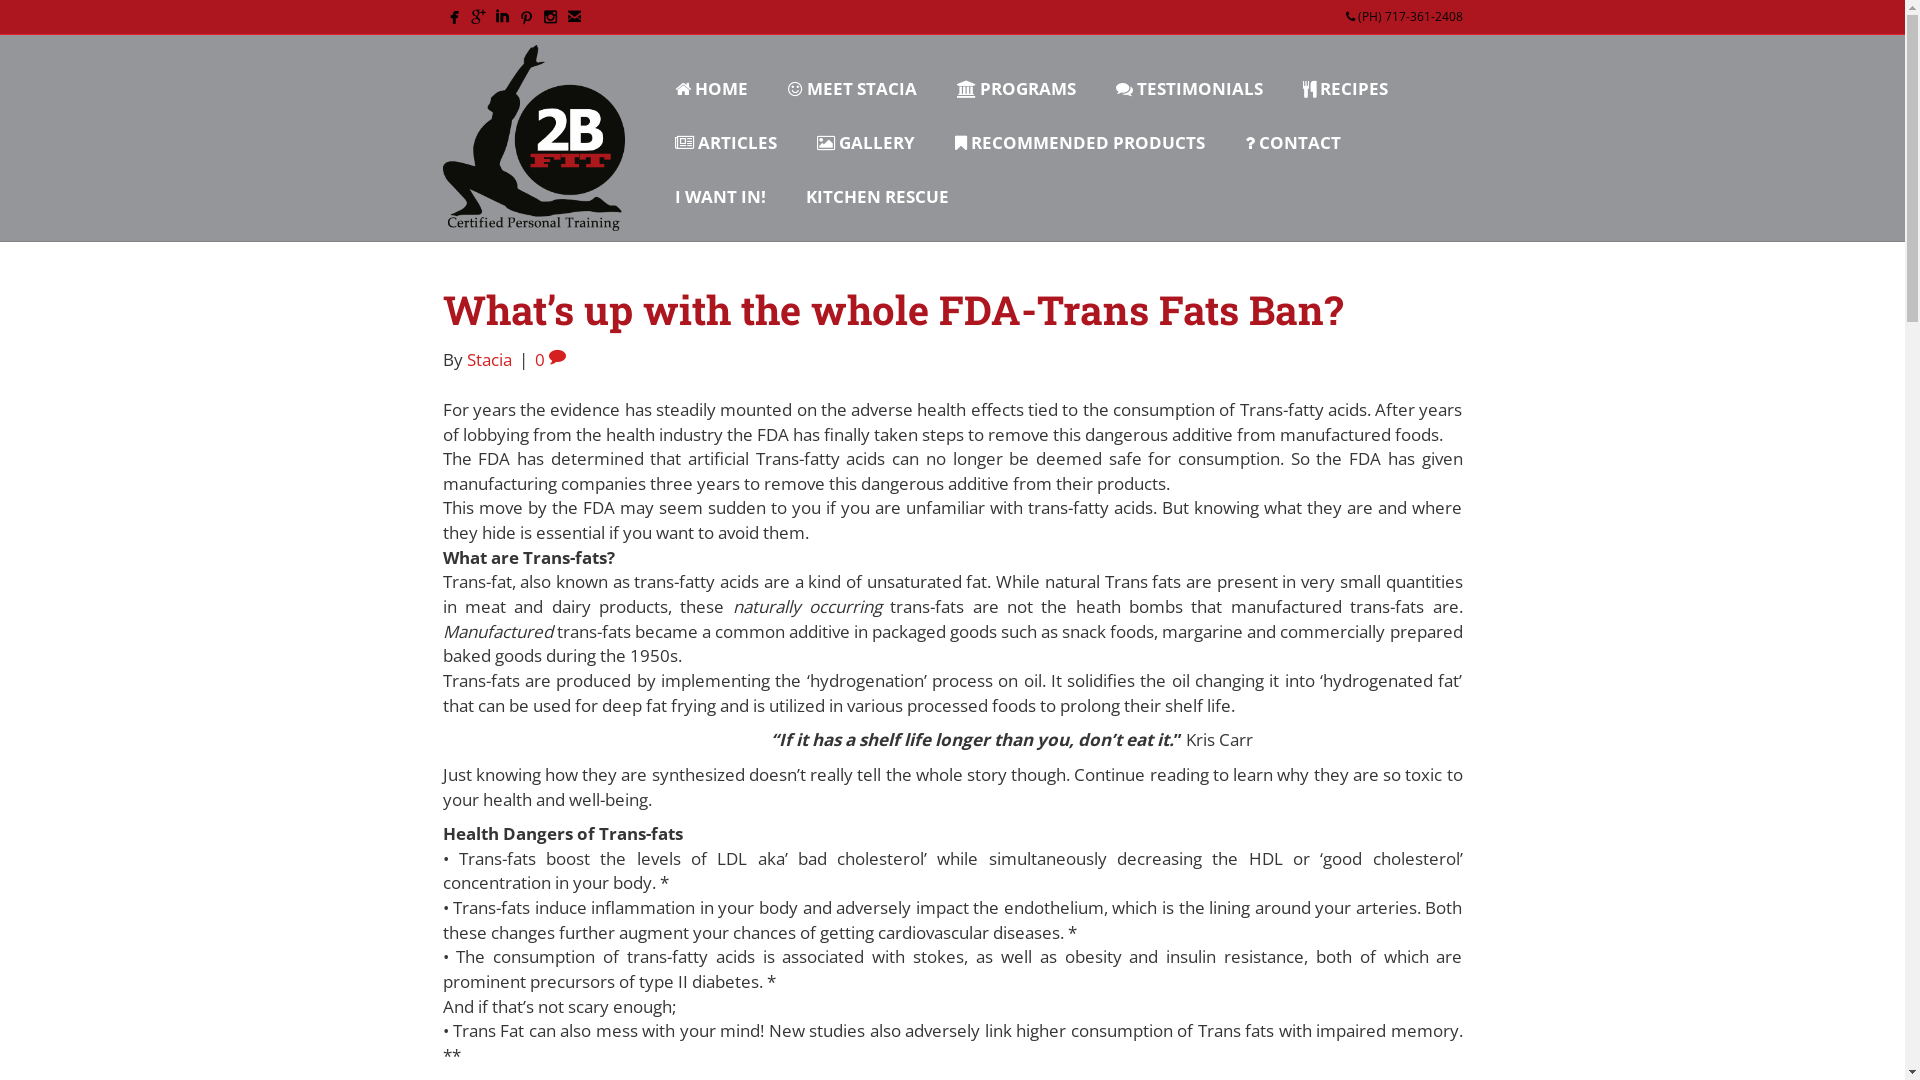 The image size is (1920, 1080). I want to click on 'Stacia', so click(488, 358).